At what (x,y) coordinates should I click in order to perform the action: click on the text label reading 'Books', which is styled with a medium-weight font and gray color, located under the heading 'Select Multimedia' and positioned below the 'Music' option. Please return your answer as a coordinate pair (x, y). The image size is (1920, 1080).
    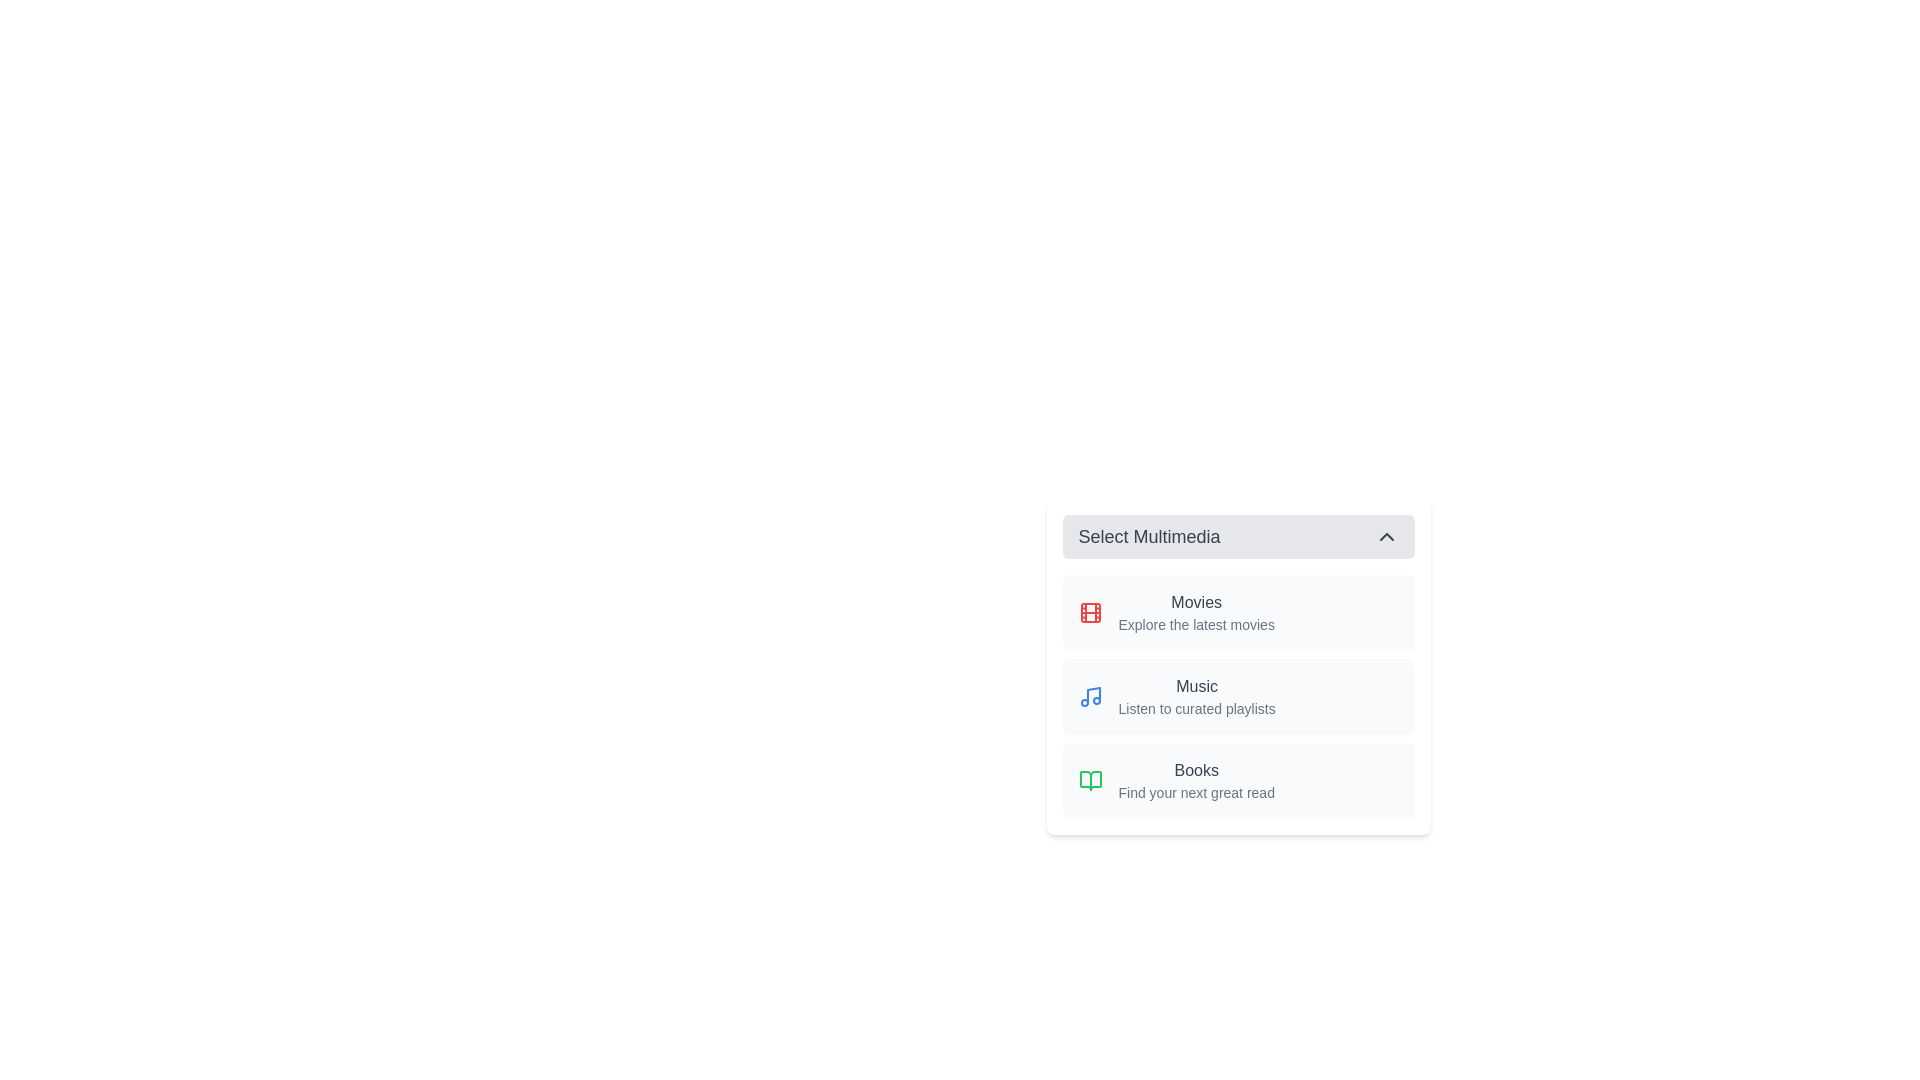
    Looking at the image, I should click on (1196, 770).